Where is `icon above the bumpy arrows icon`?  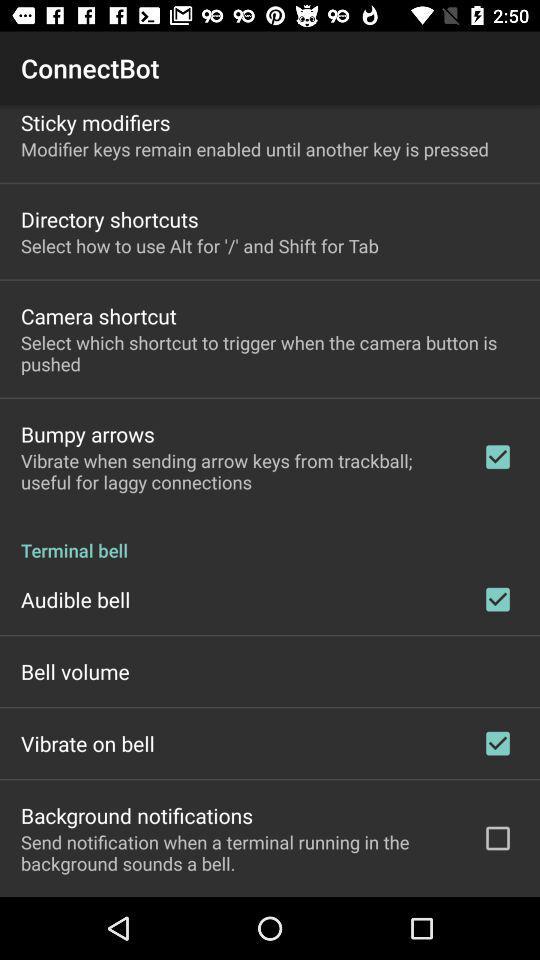 icon above the bumpy arrows icon is located at coordinates (270, 353).